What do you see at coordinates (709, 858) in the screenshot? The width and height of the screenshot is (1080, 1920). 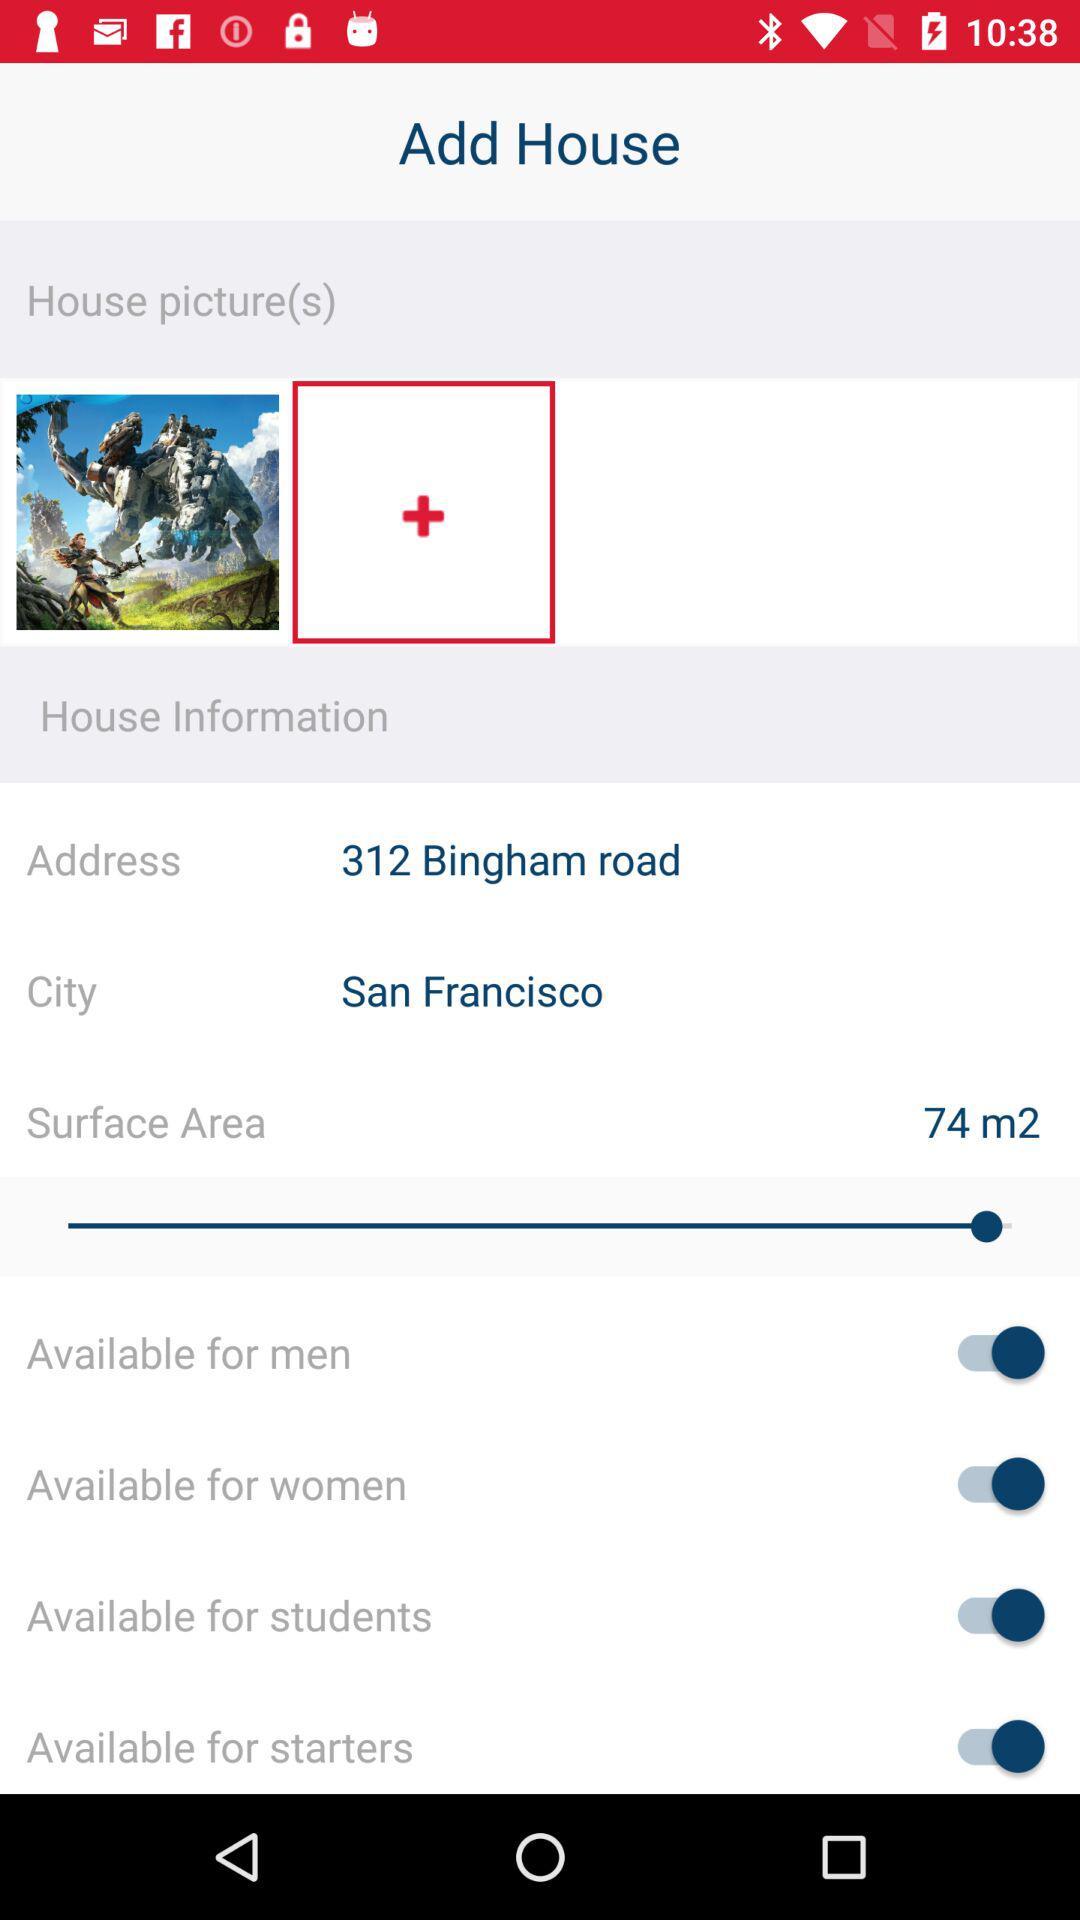 I see `the 312 bingham road` at bounding box center [709, 858].